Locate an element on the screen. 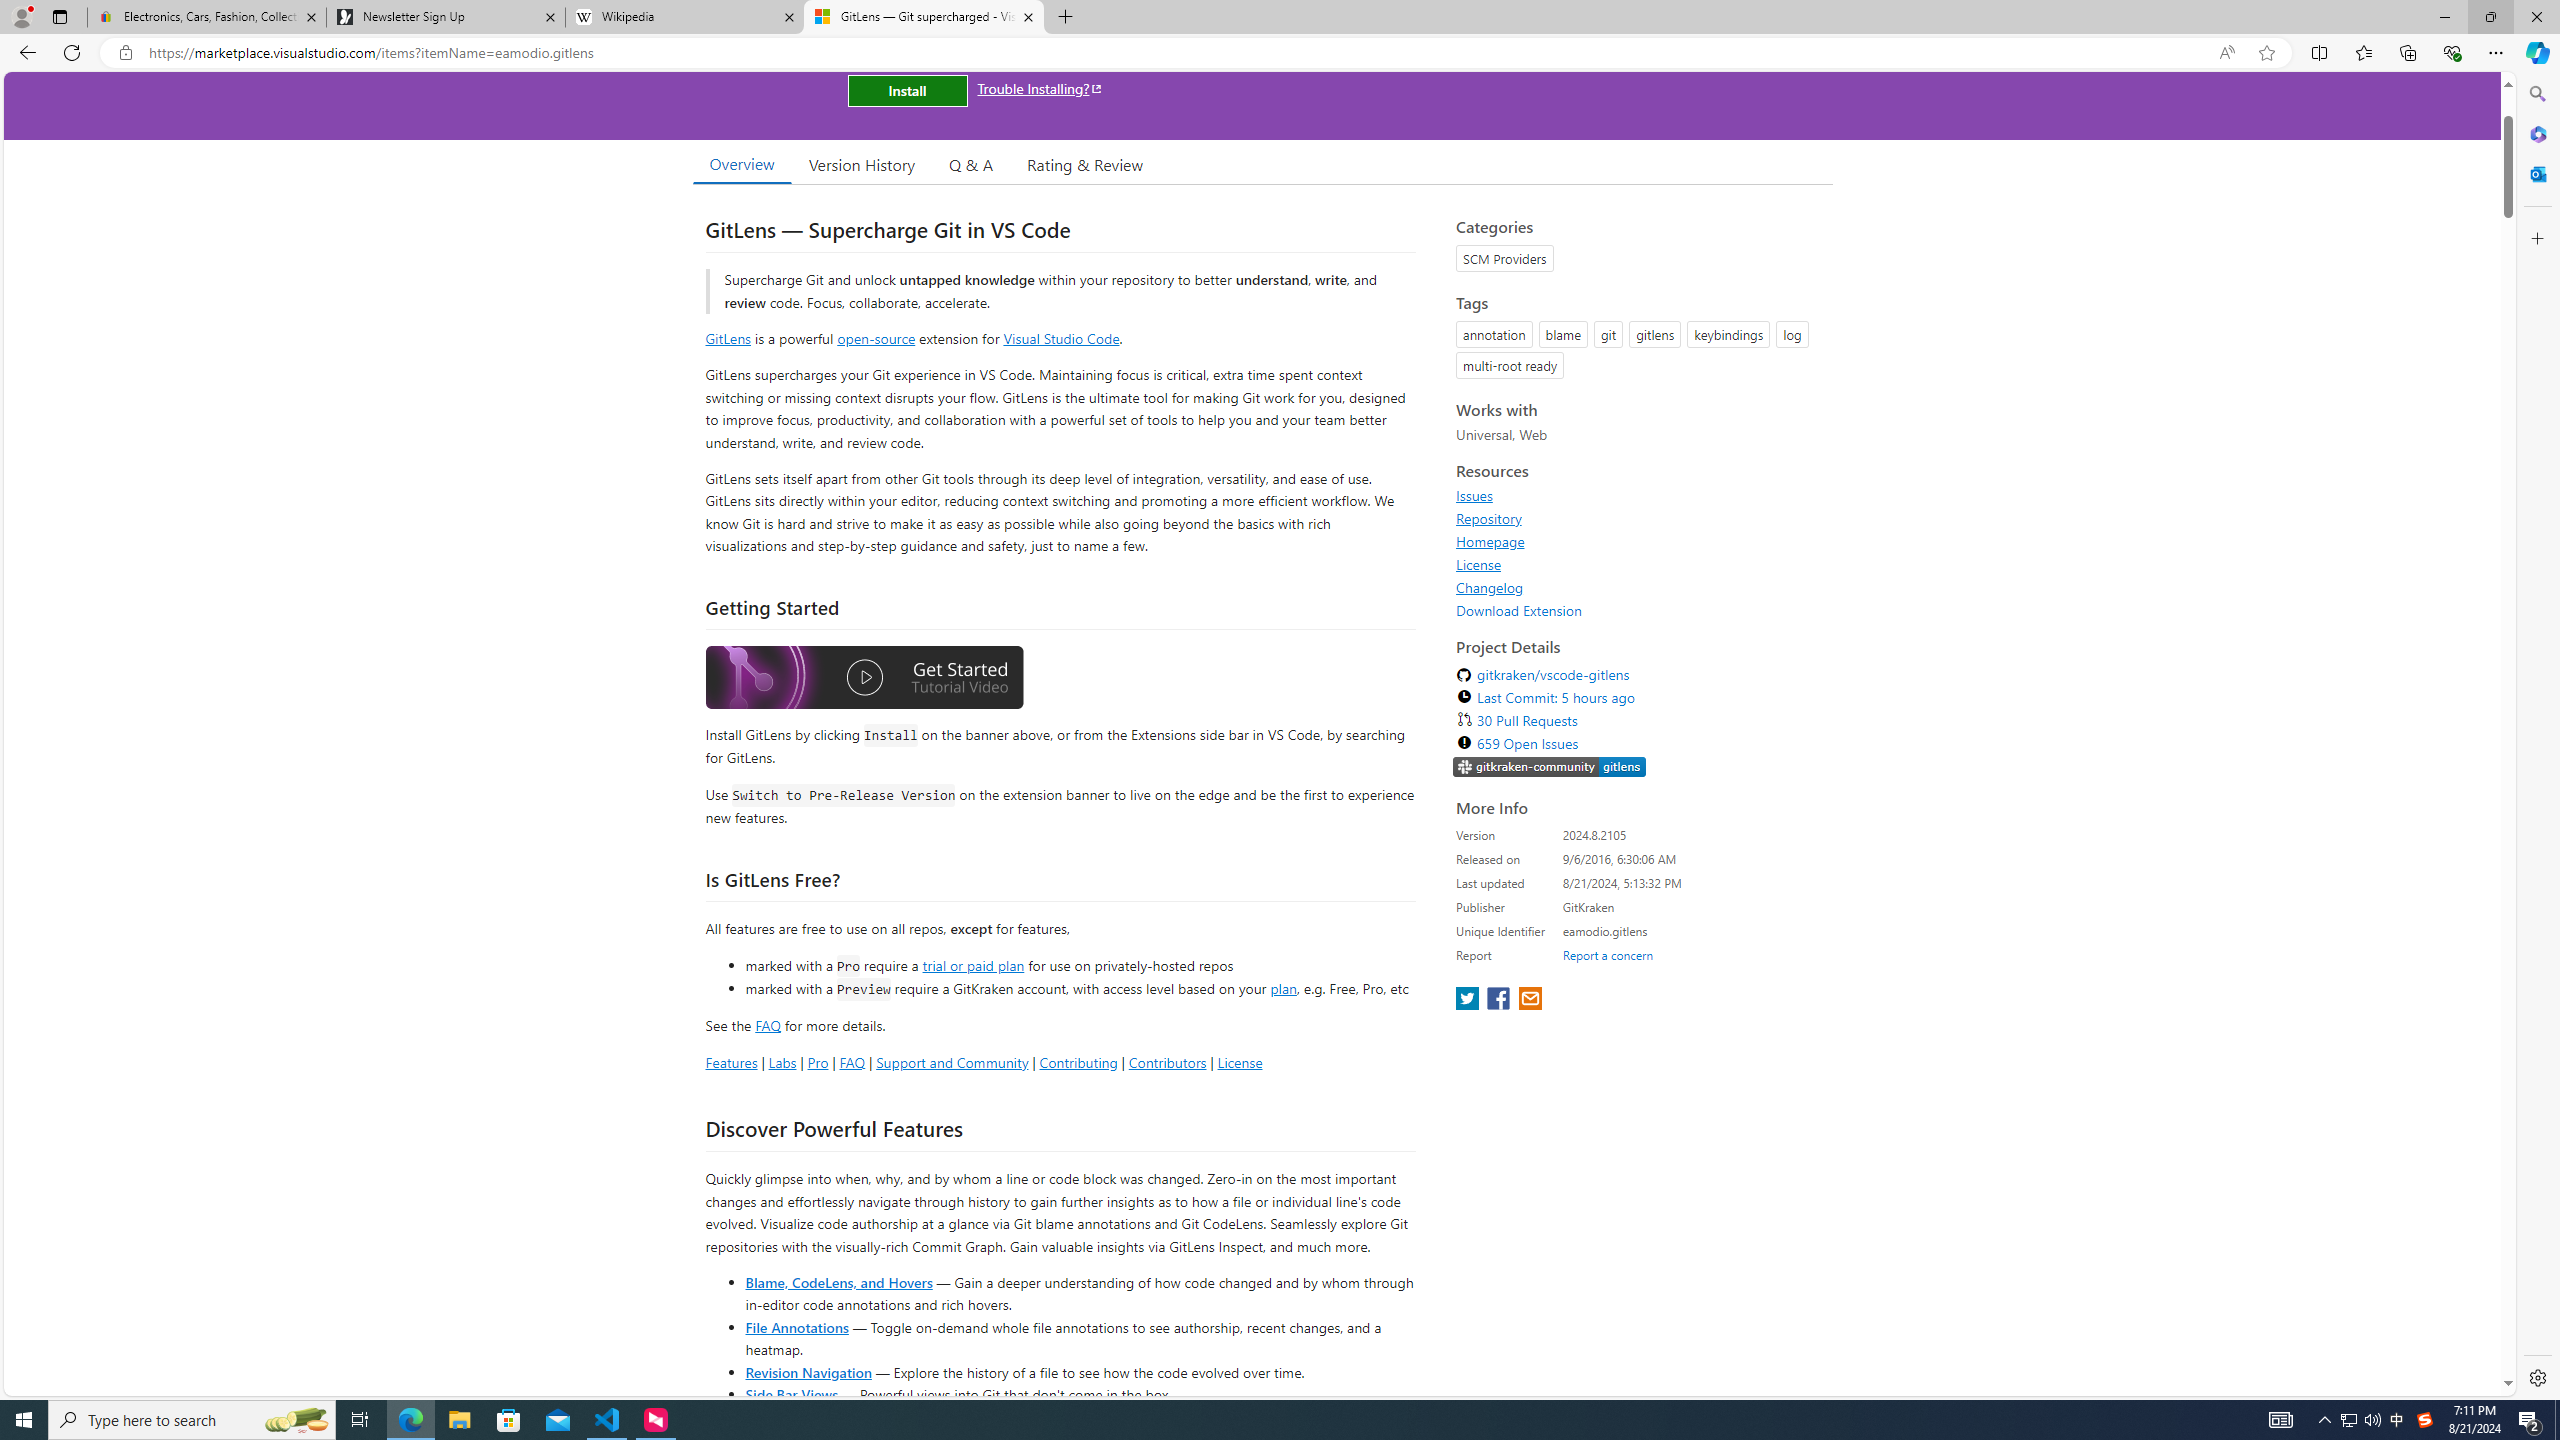 This screenshot has height=1440, width=2560. 'Changelog' is located at coordinates (1488, 586).